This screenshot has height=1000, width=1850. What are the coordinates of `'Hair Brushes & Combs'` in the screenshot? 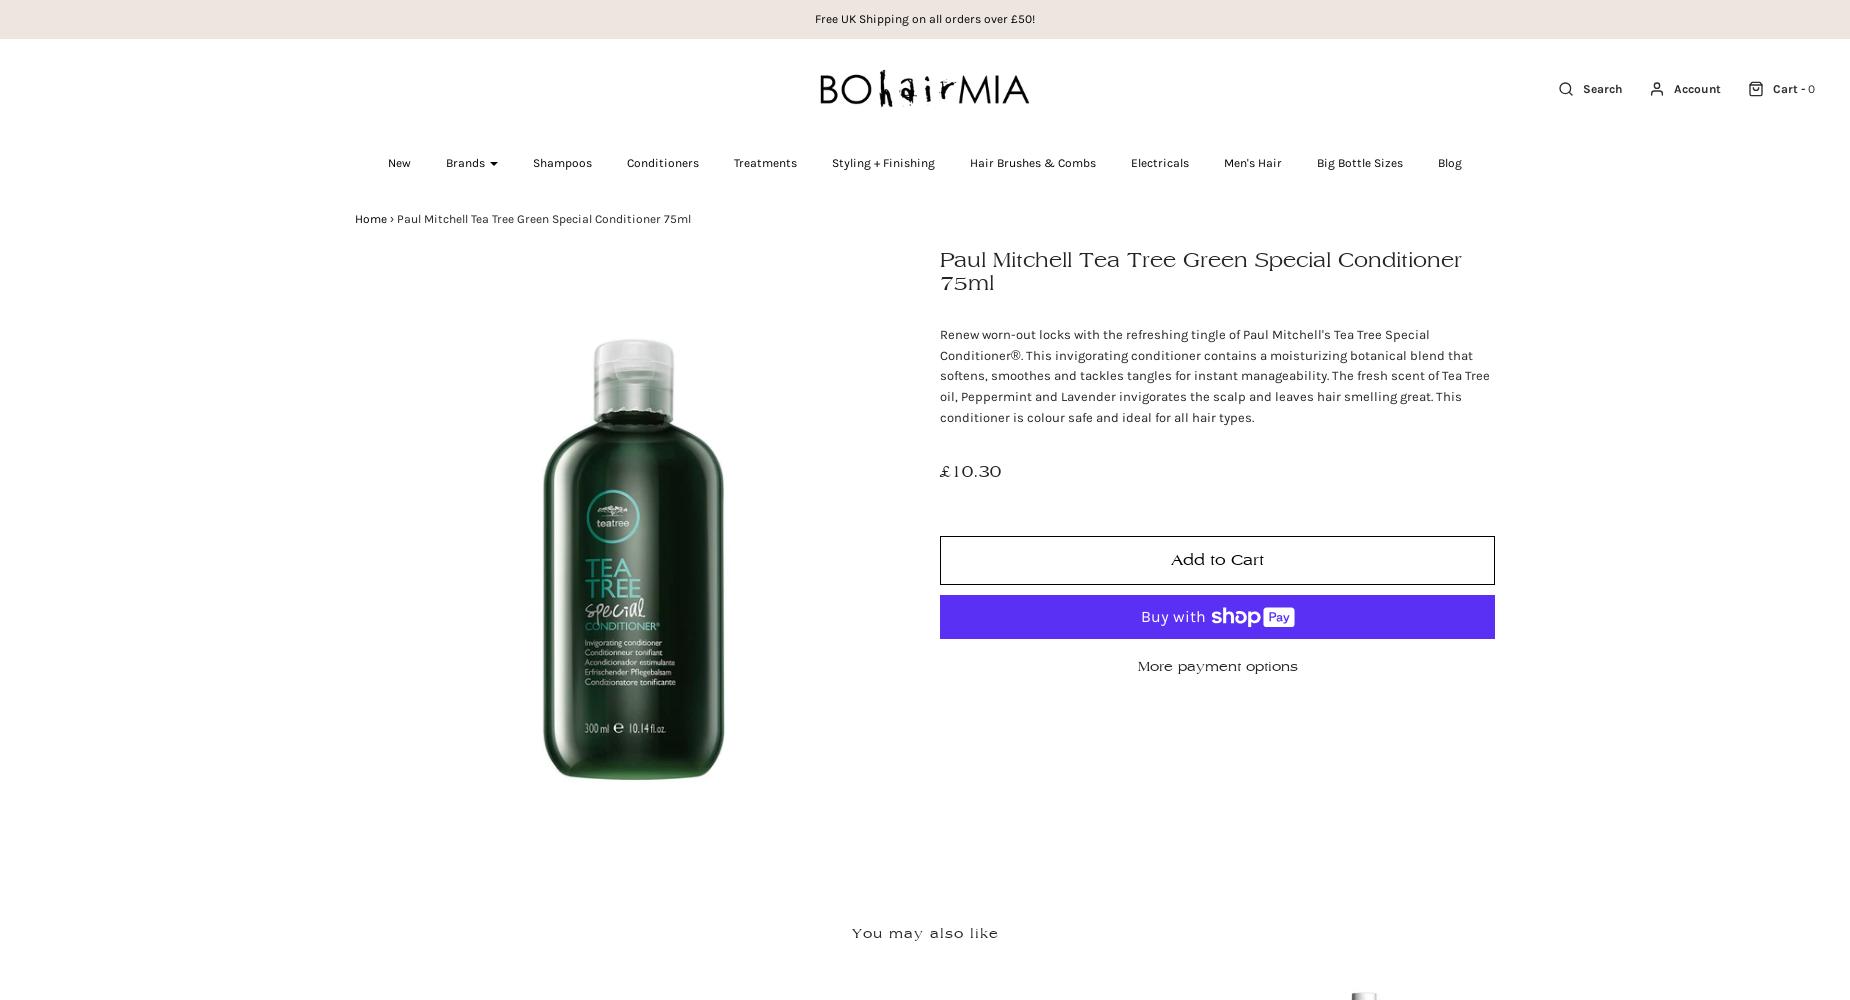 It's located at (968, 163).